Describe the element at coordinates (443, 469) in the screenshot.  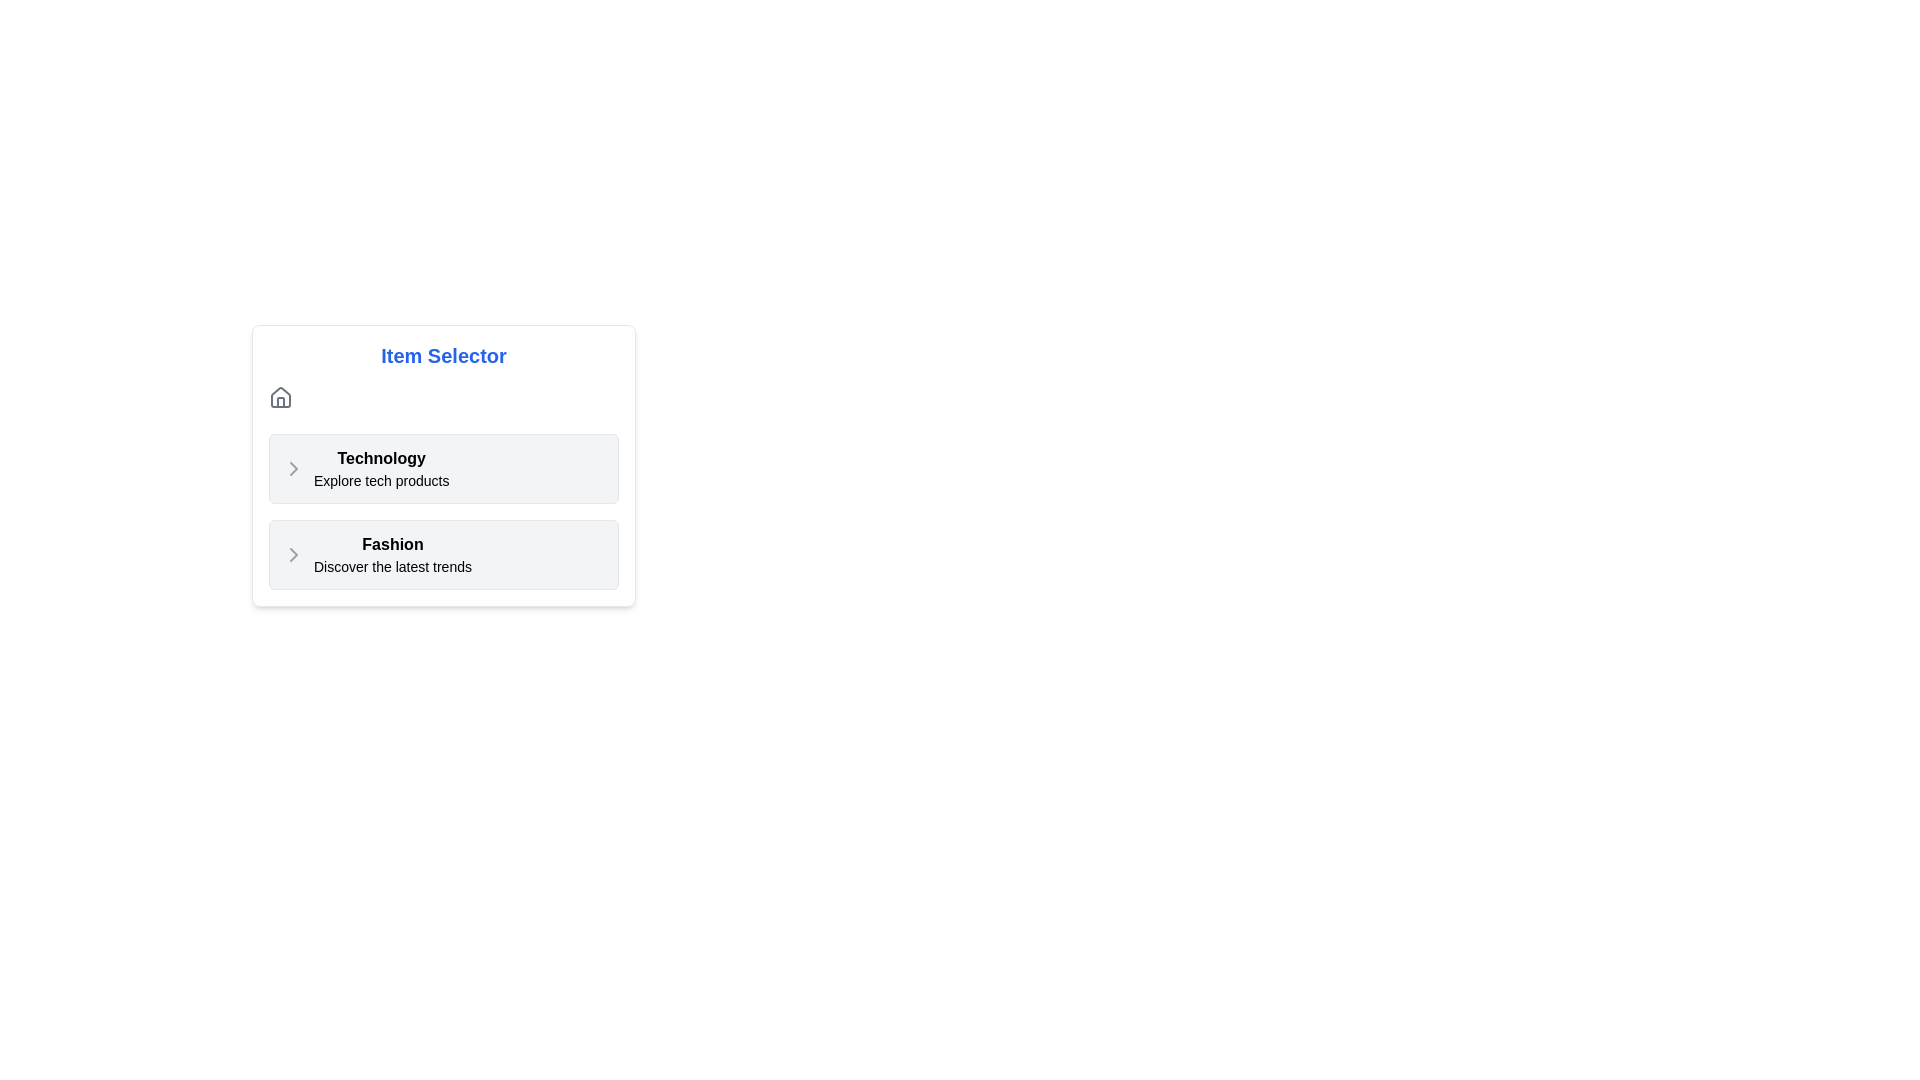
I see `the first item in the technology-related products list, which is an interactive menu option` at that location.